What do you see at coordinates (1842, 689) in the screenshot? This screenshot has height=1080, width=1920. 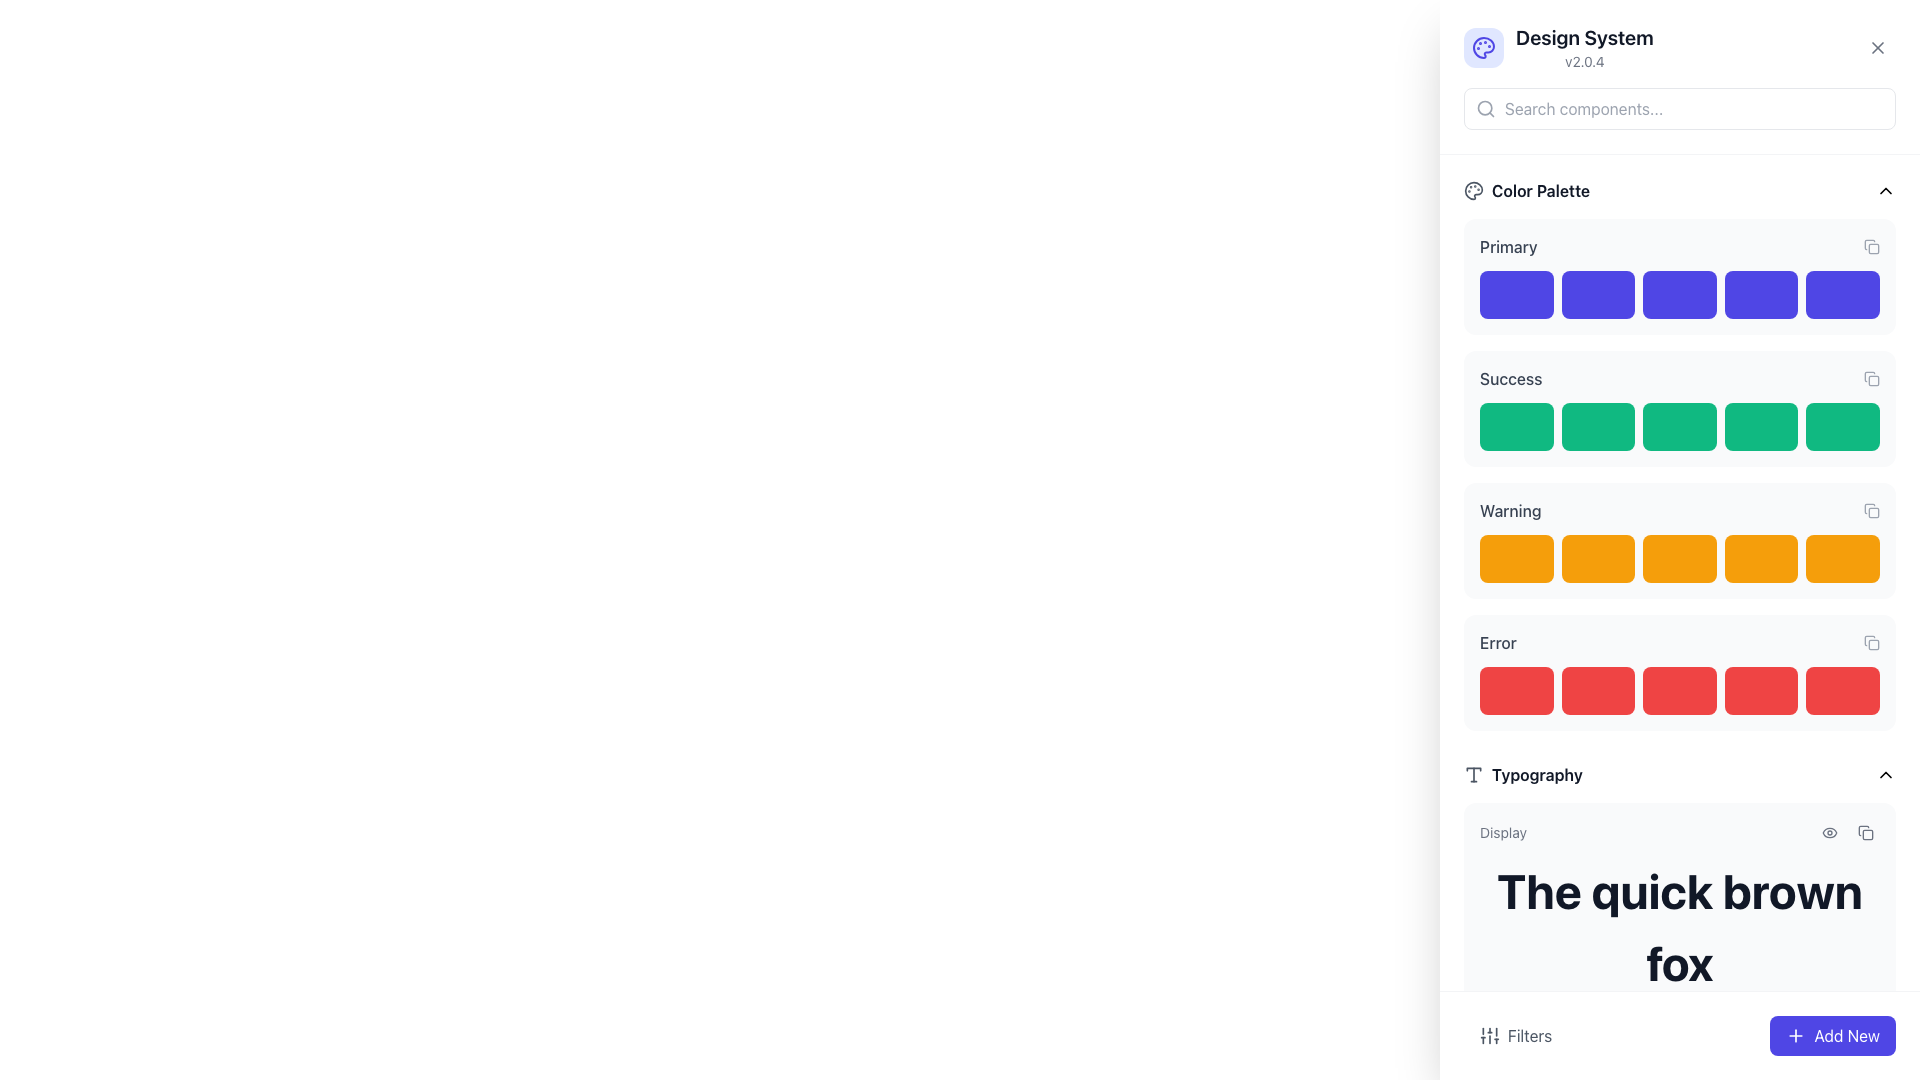 I see `strong red colored sample block with rounded corners located at the far right end of the 'Error' section in the UI` at bounding box center [1842, 689].